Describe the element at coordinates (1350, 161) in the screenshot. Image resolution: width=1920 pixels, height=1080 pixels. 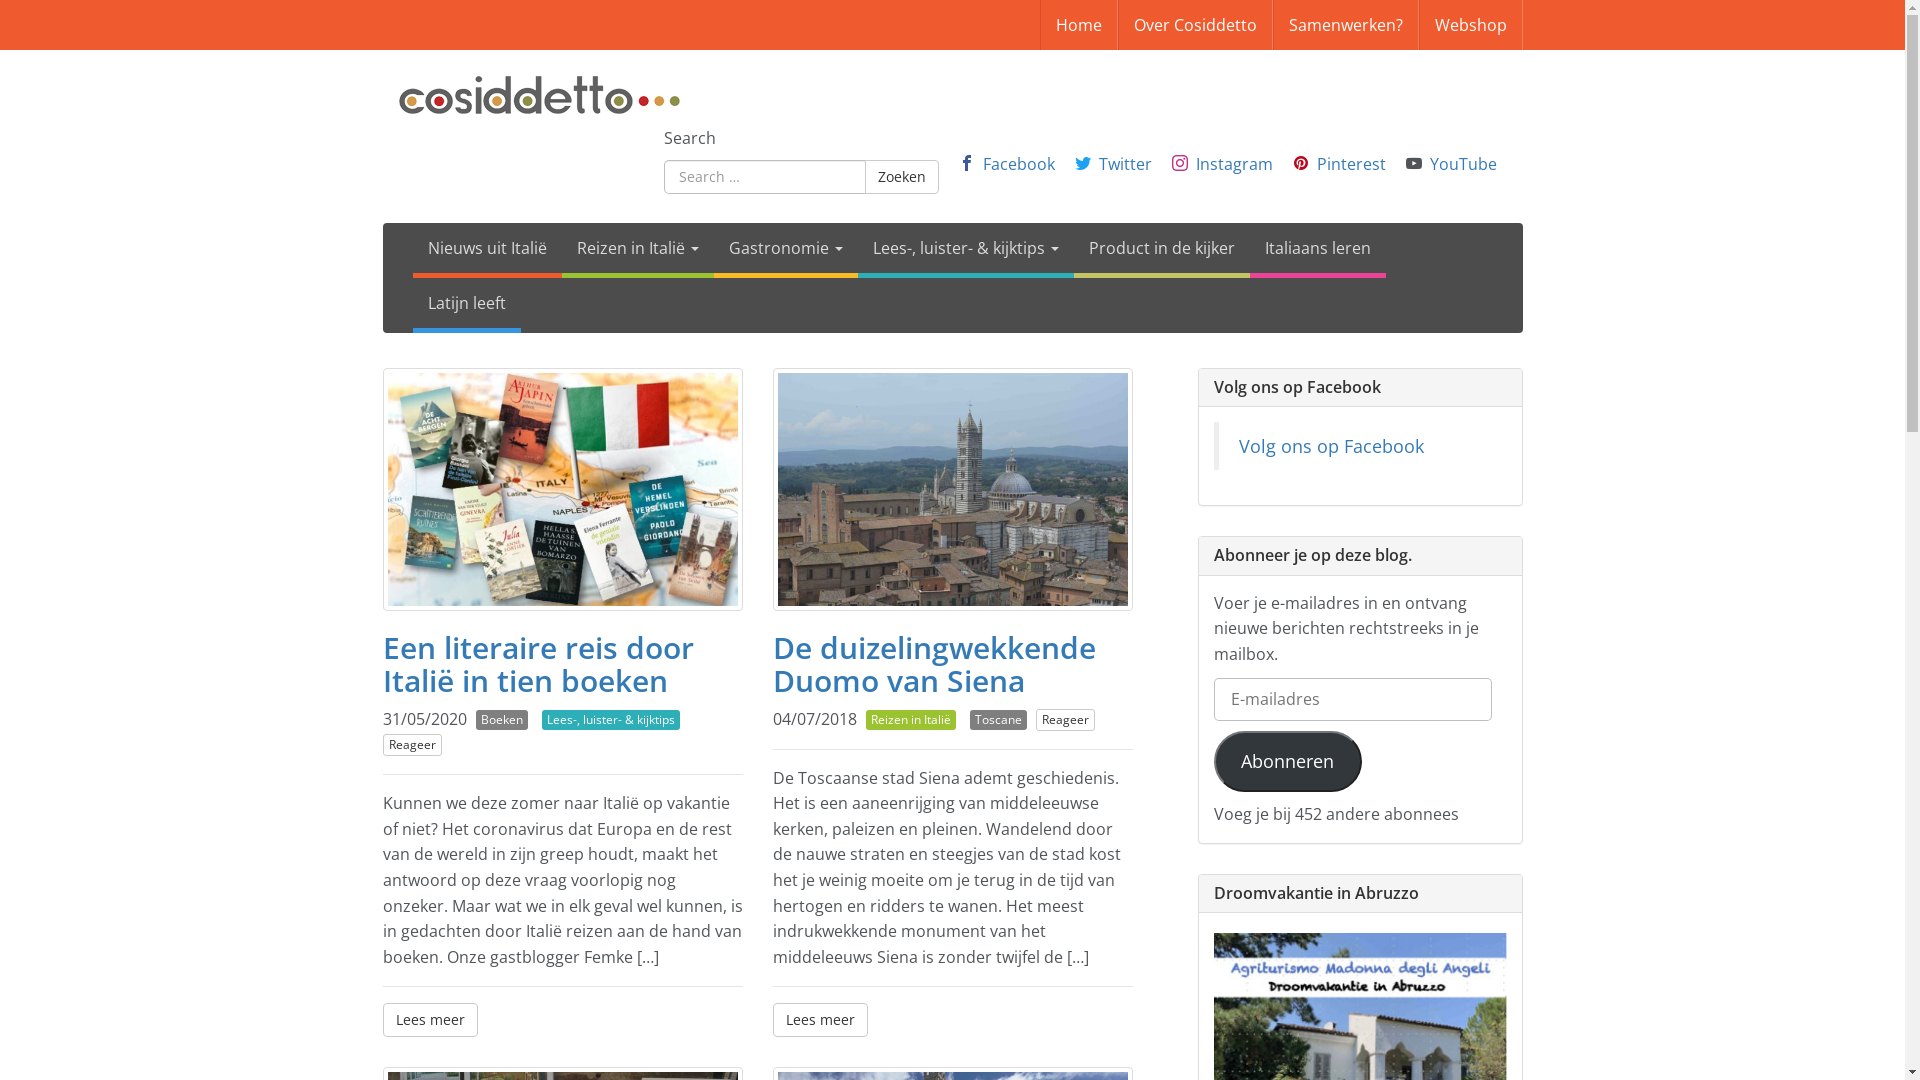
I see `'Pinterest'` at that location.